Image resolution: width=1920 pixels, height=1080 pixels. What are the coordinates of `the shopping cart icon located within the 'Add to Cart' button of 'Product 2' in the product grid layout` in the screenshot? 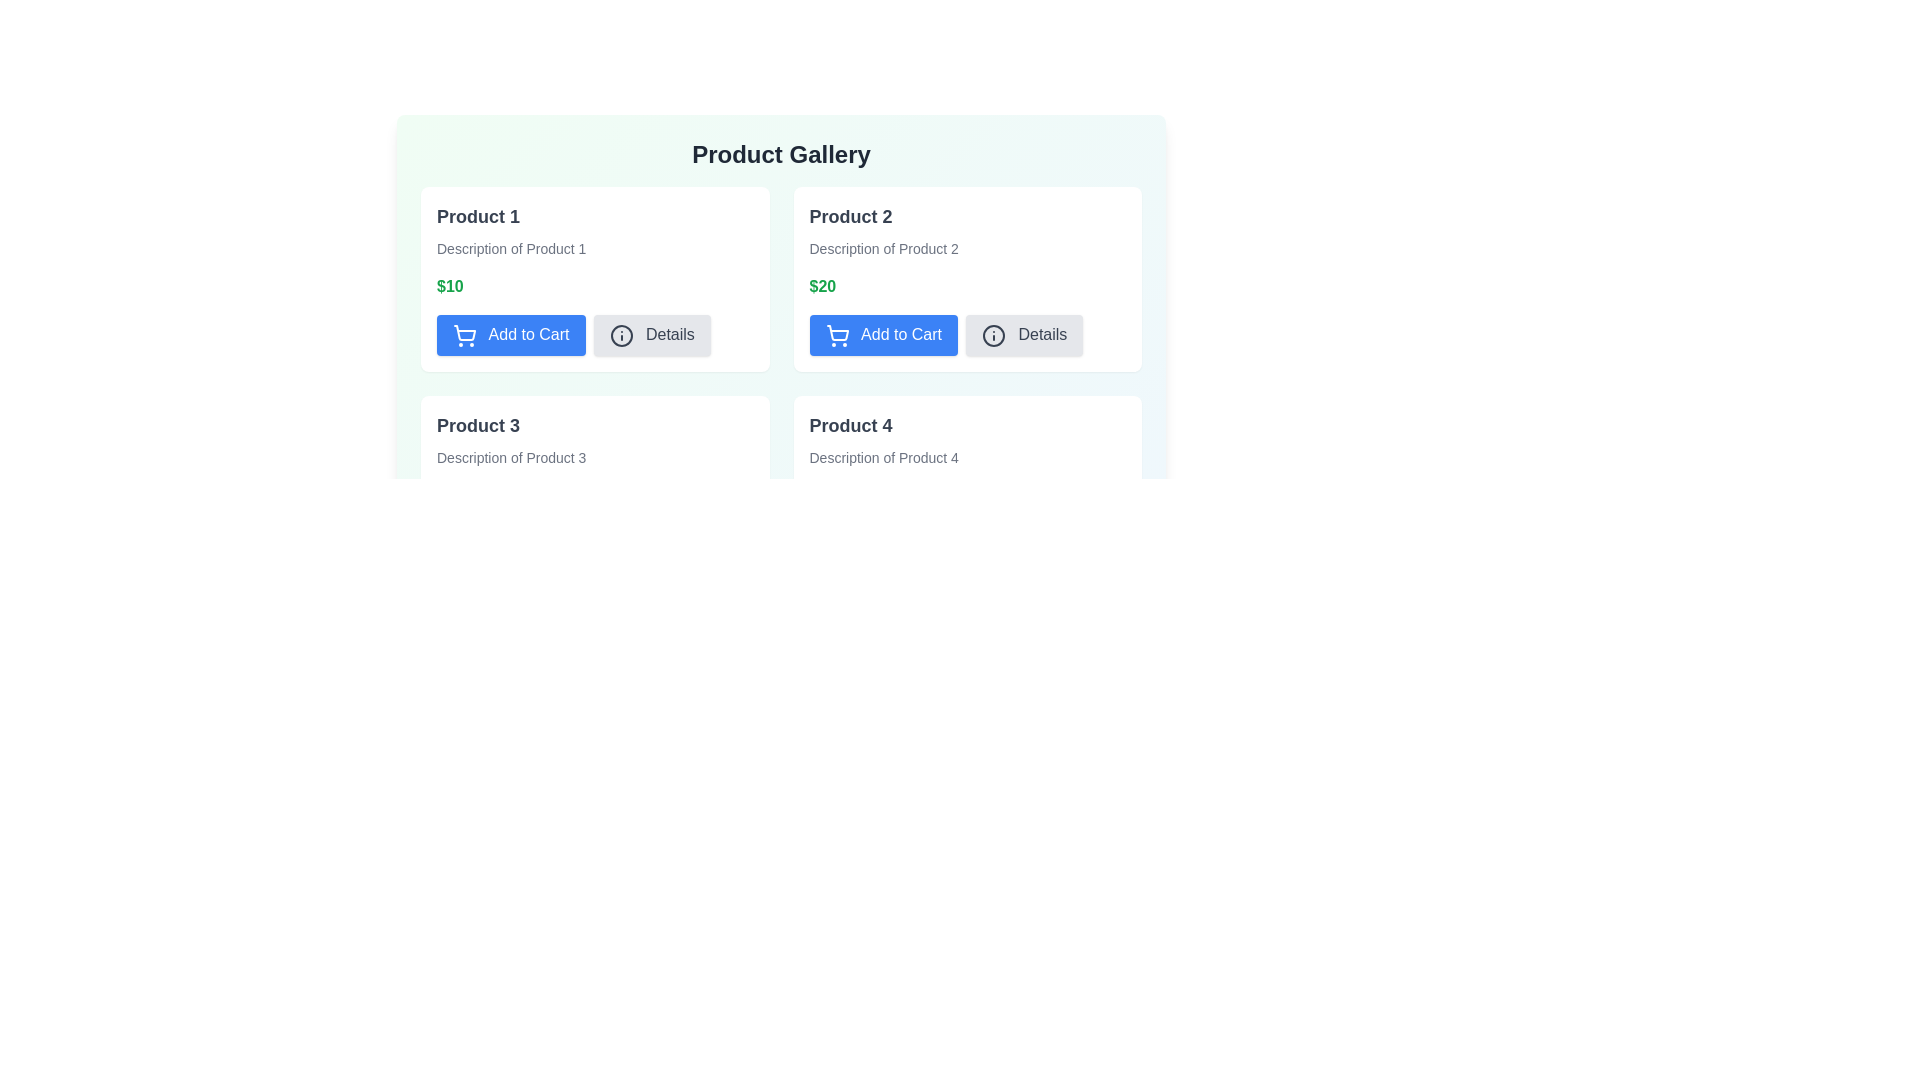 It's located at (464, 331).